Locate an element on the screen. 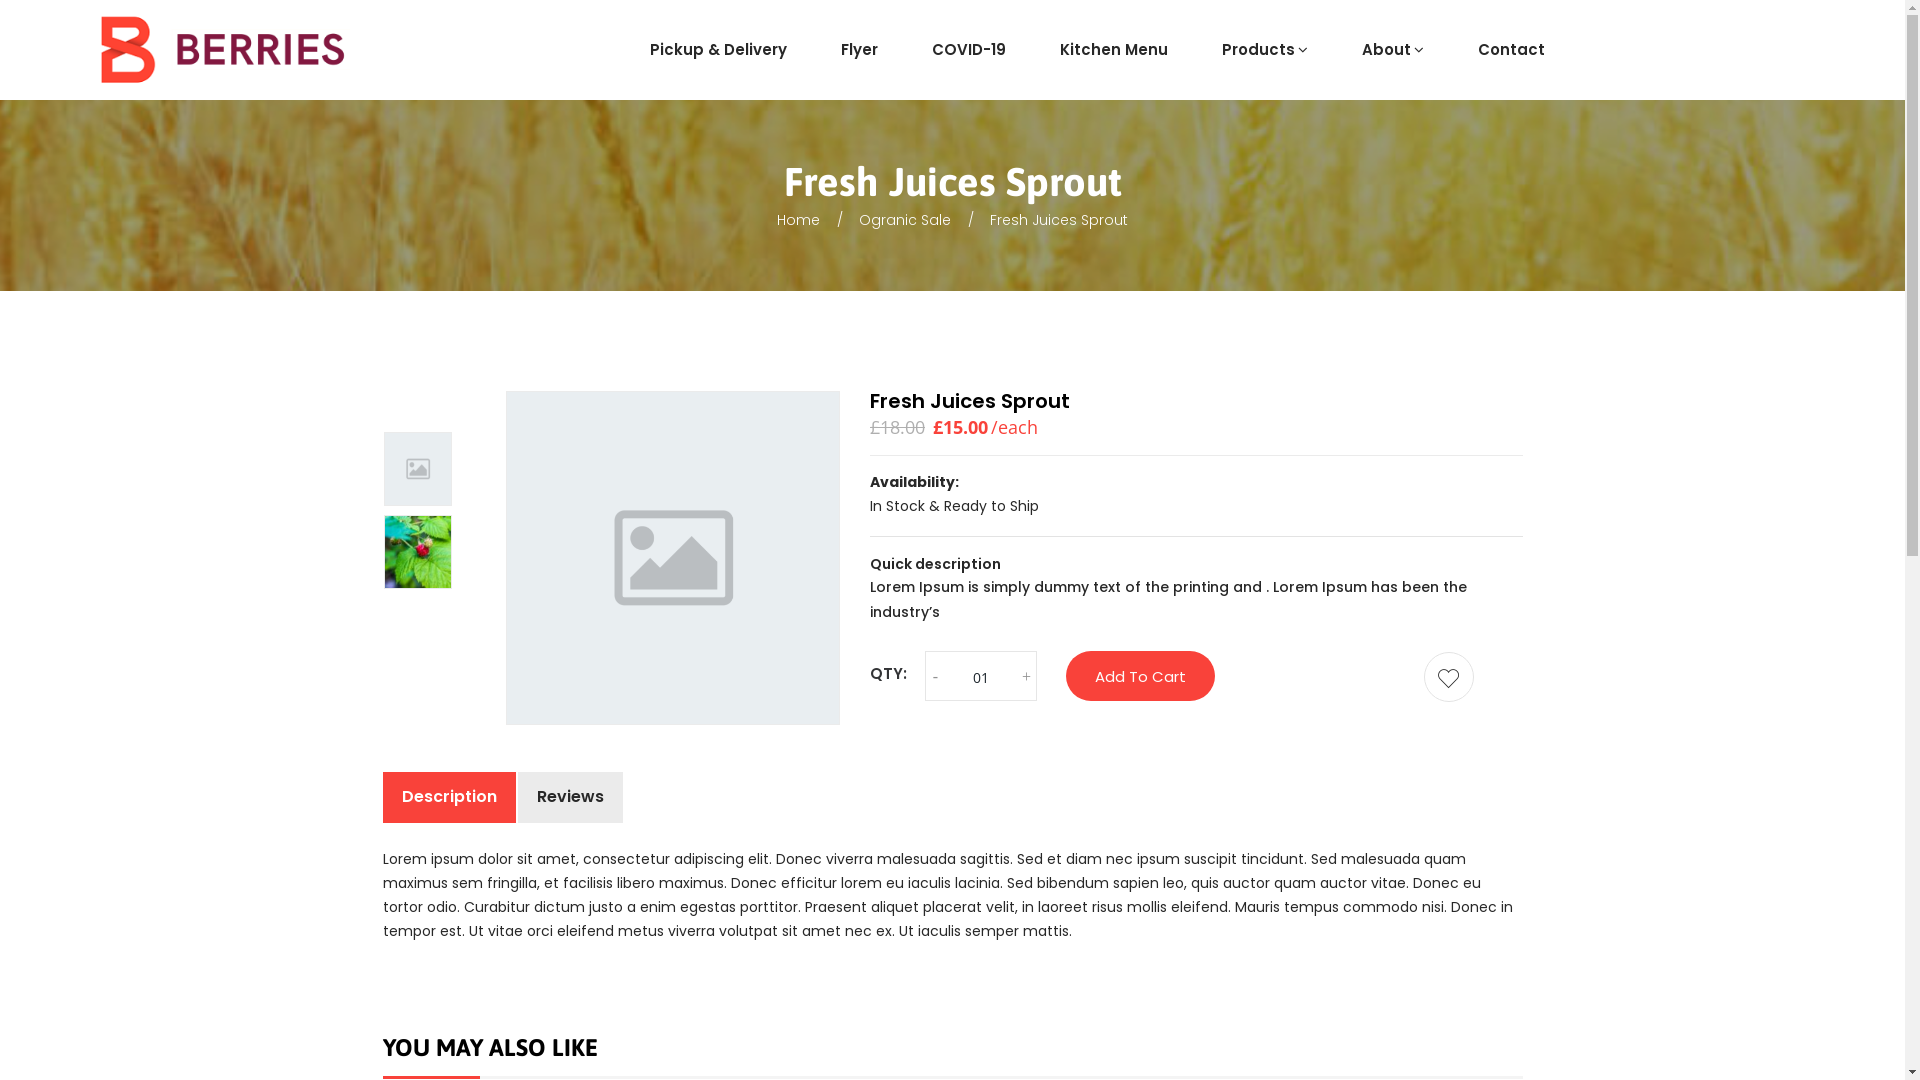 This screenshot has height=1080, width=1920. 'Qty' is located at coordinates (980, 676).